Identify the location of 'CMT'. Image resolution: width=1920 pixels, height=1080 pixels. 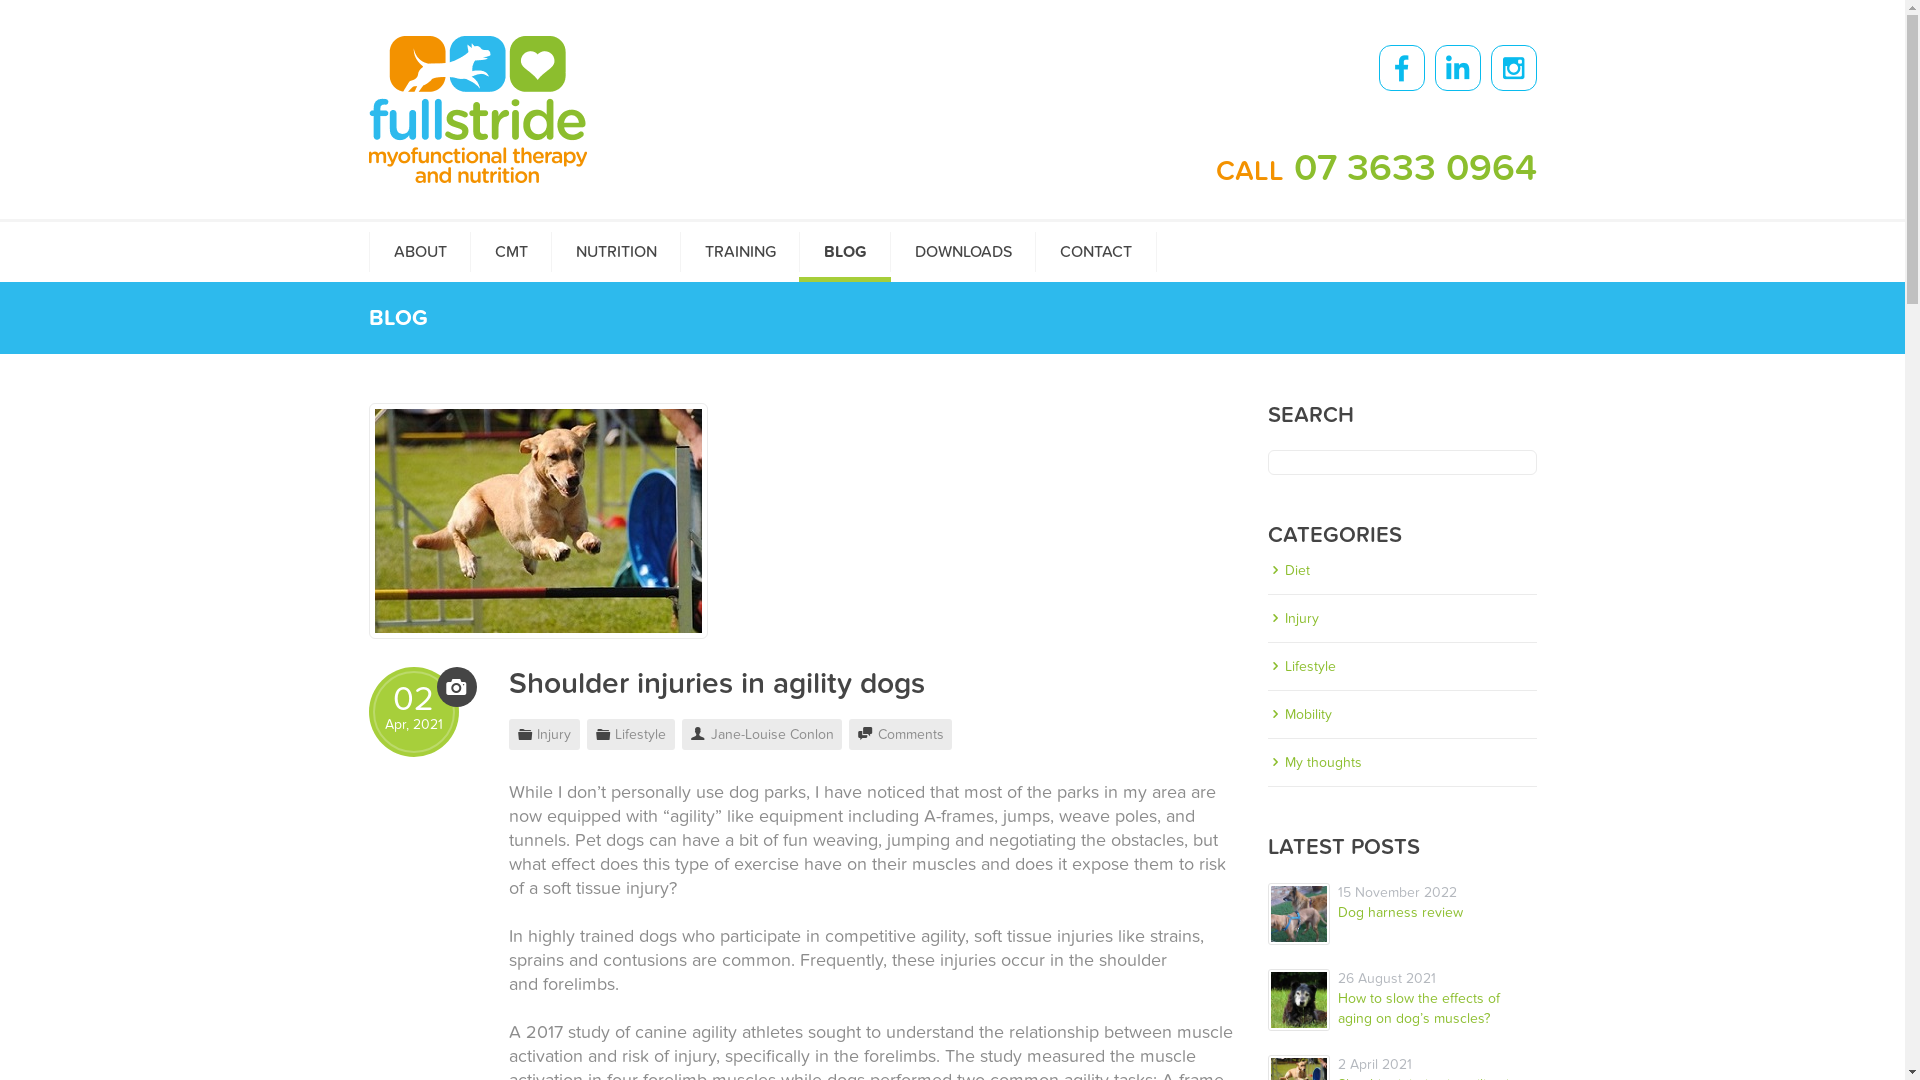
(510, 250).